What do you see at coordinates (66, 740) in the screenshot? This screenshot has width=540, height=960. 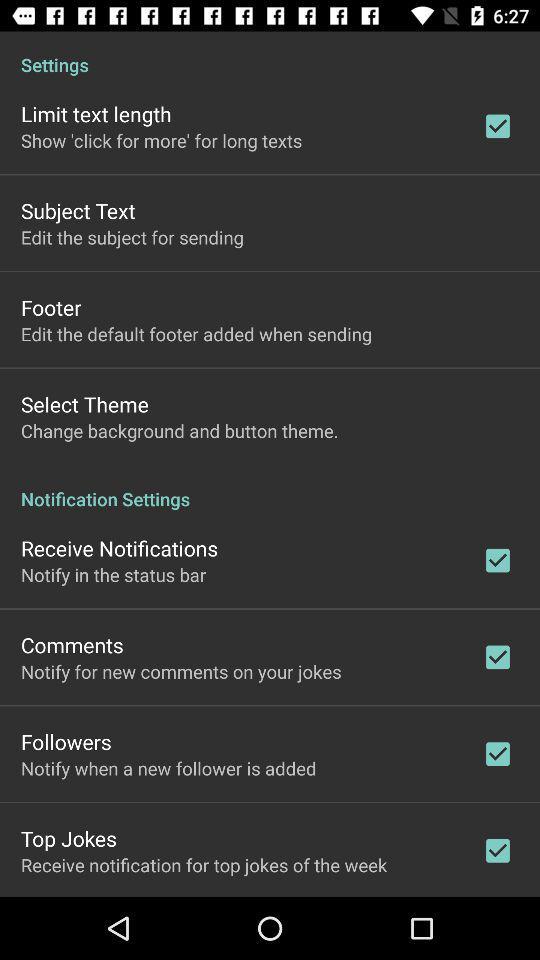 I see `the icon below notify for new item` at bounding box center [66, 740].